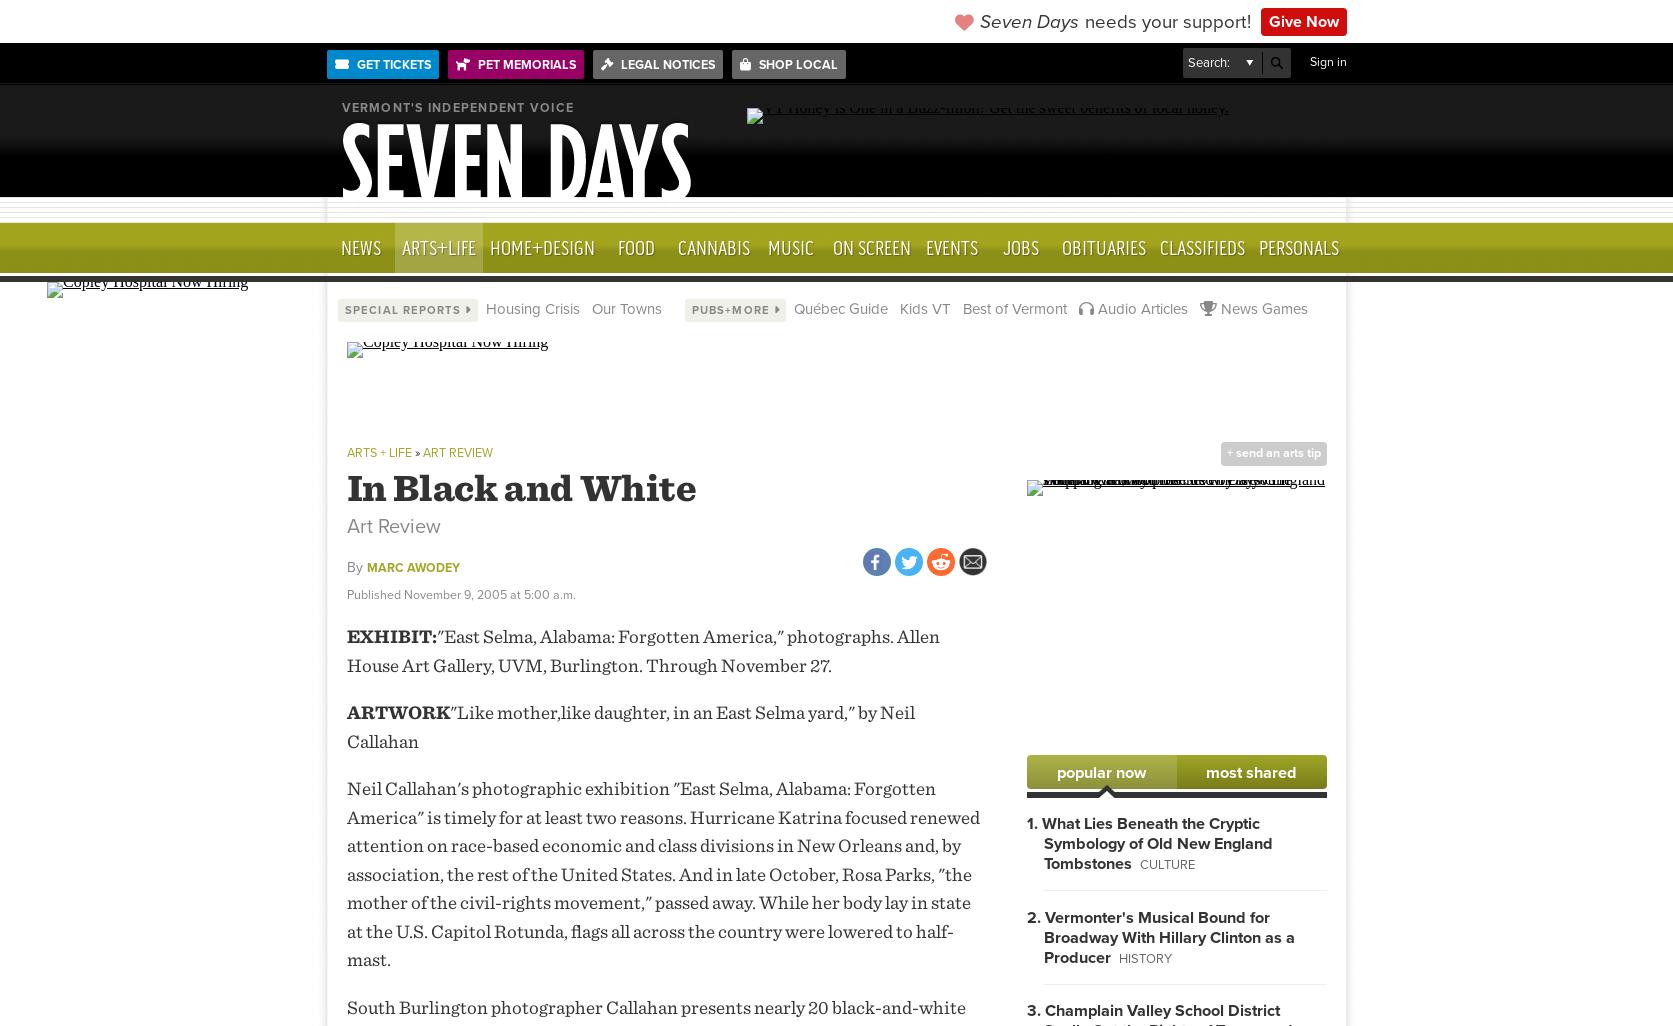 The width and height of the screenshot is (1673, 1026). I want to click on 'Give Now', so click(1302, 21).